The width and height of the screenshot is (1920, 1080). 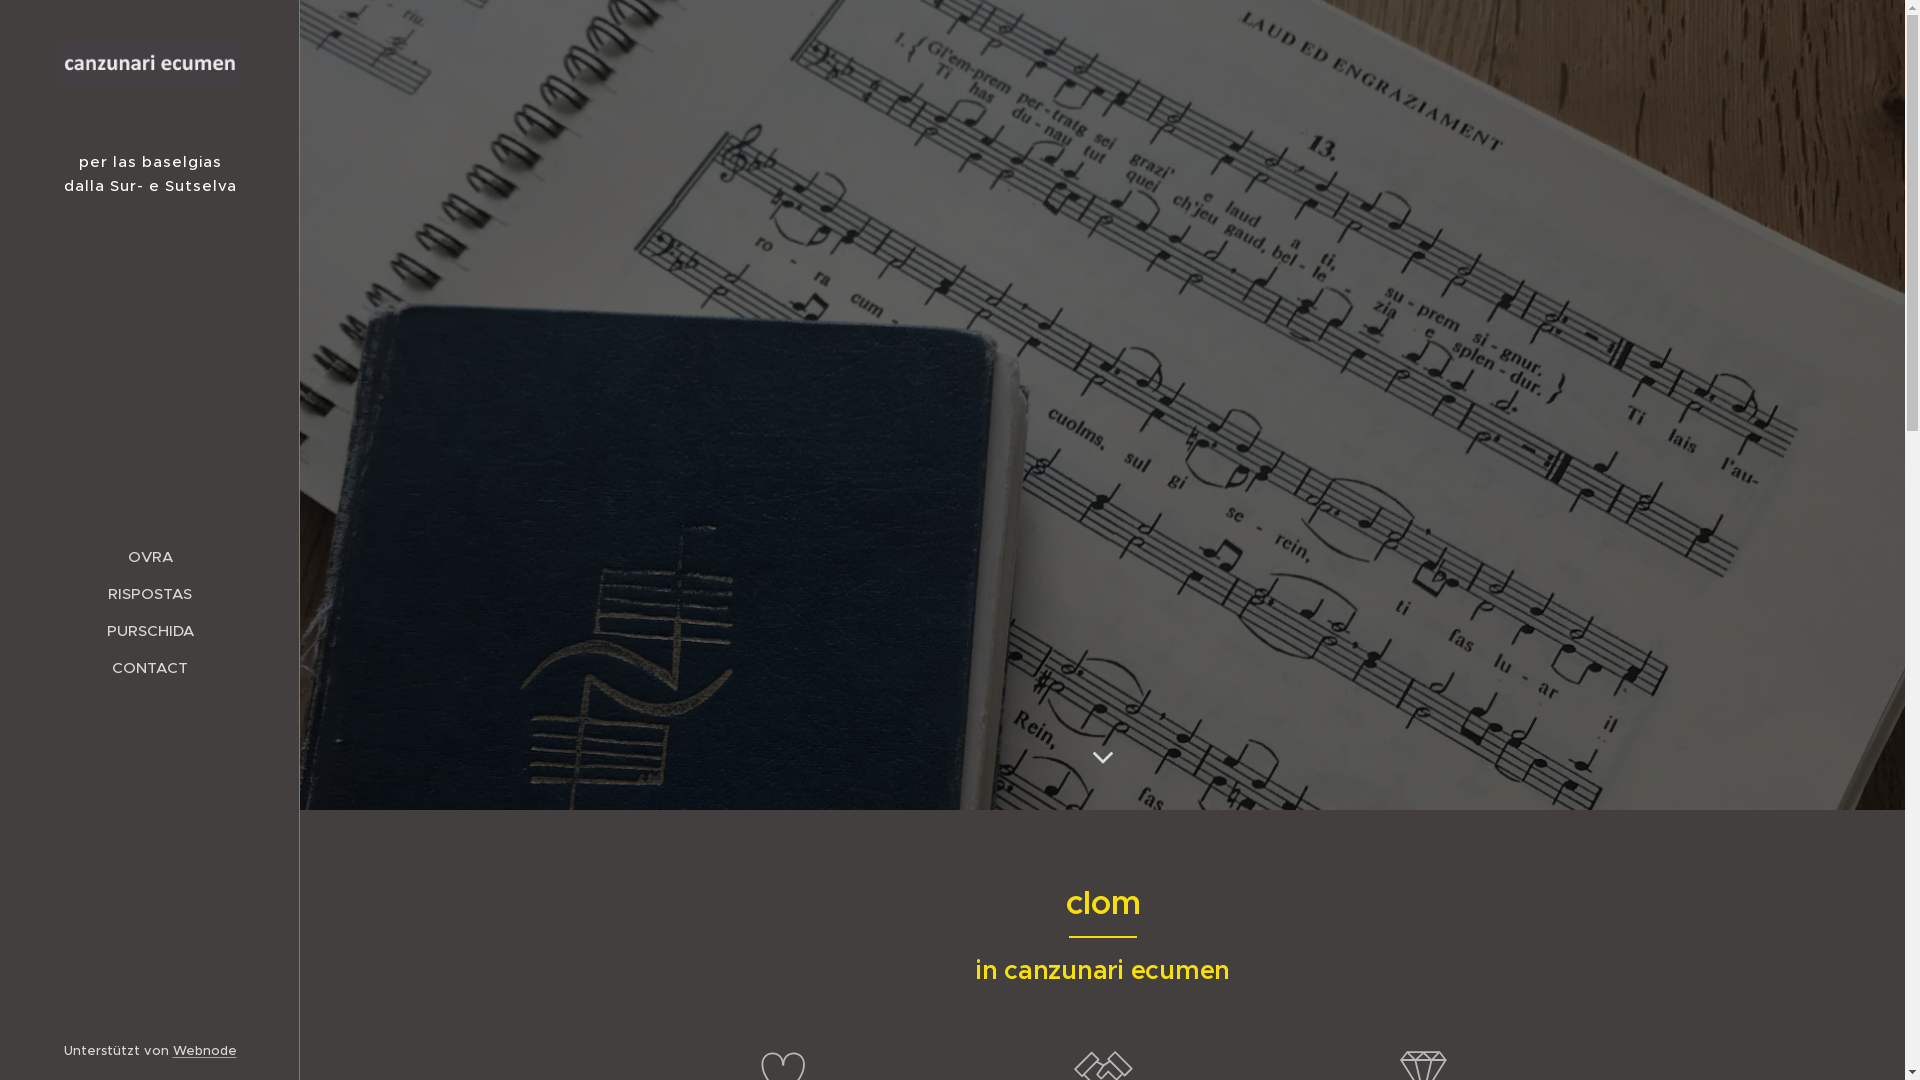 I want to click on 'RISPOSTAS', so click(x=148, y=592).